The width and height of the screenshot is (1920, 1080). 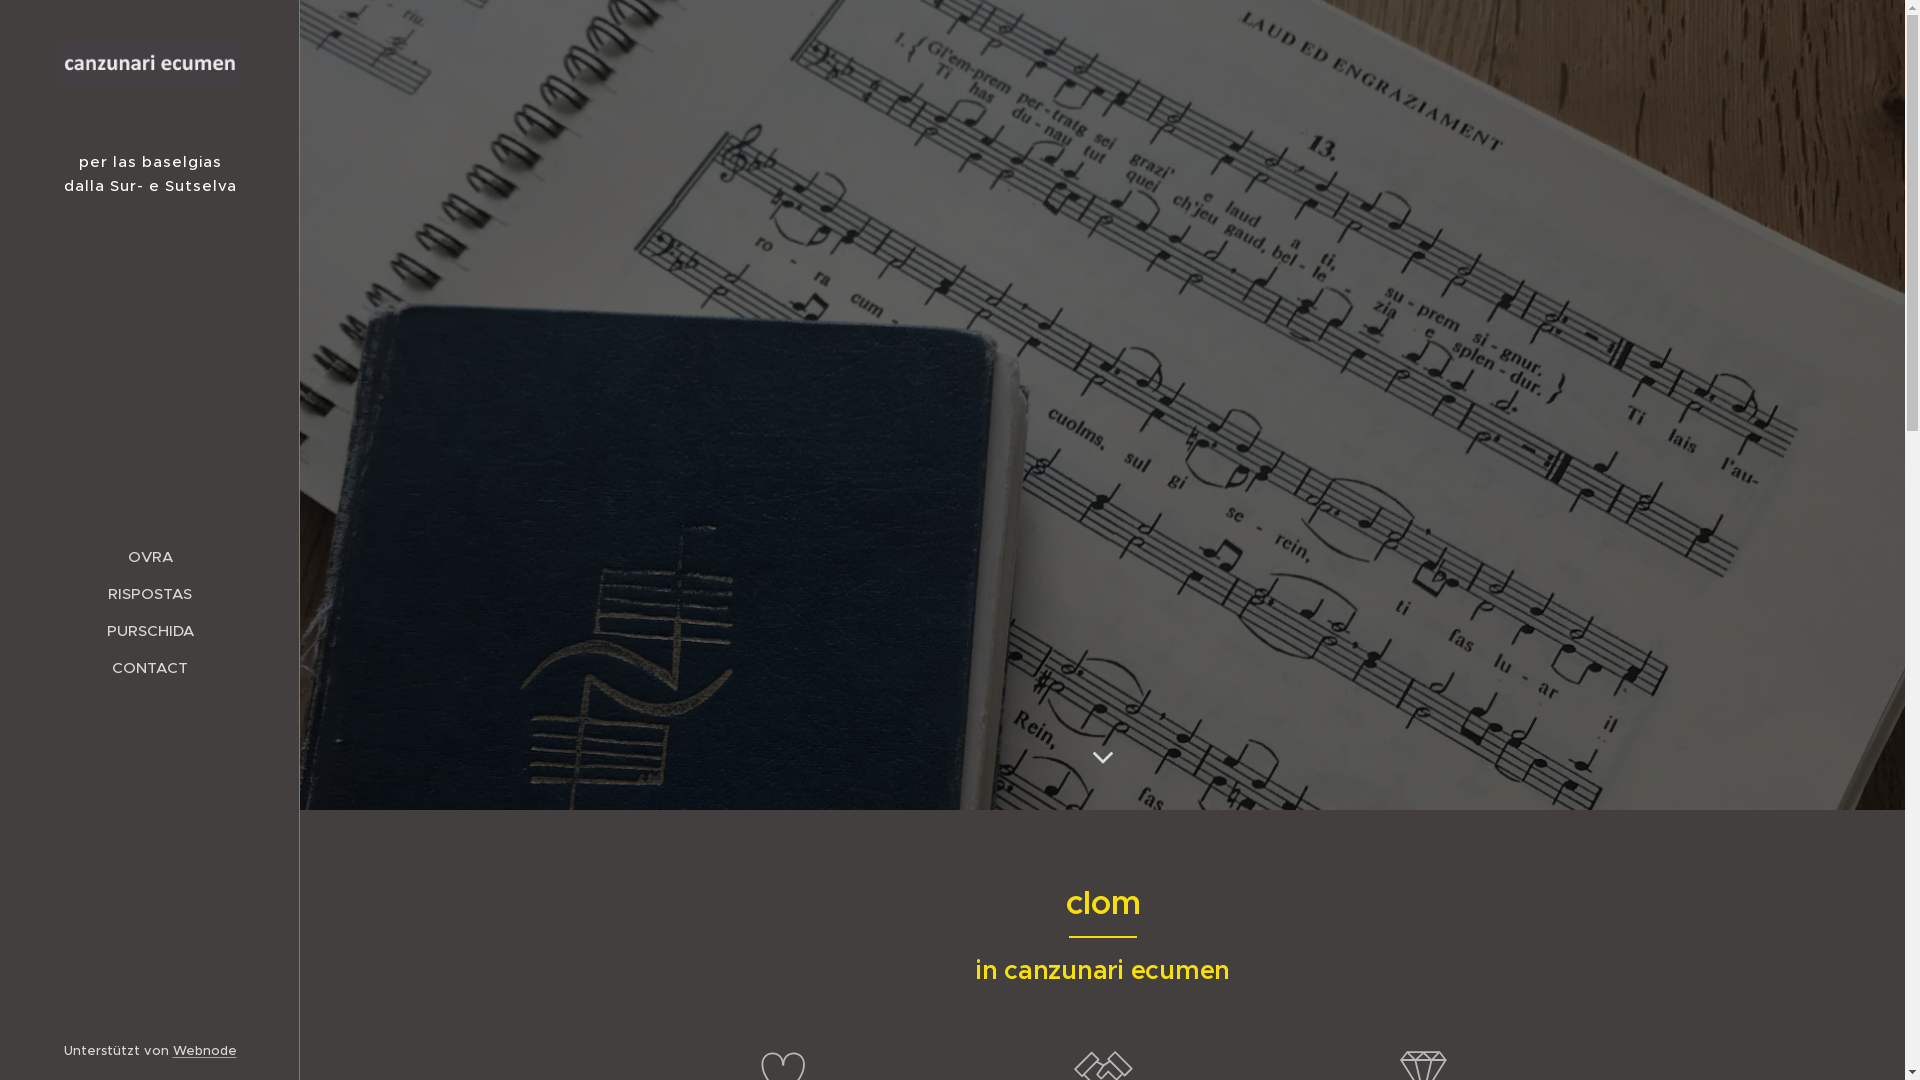 I want to click on 'RISPOSTAS', so click(x=148, y=592).